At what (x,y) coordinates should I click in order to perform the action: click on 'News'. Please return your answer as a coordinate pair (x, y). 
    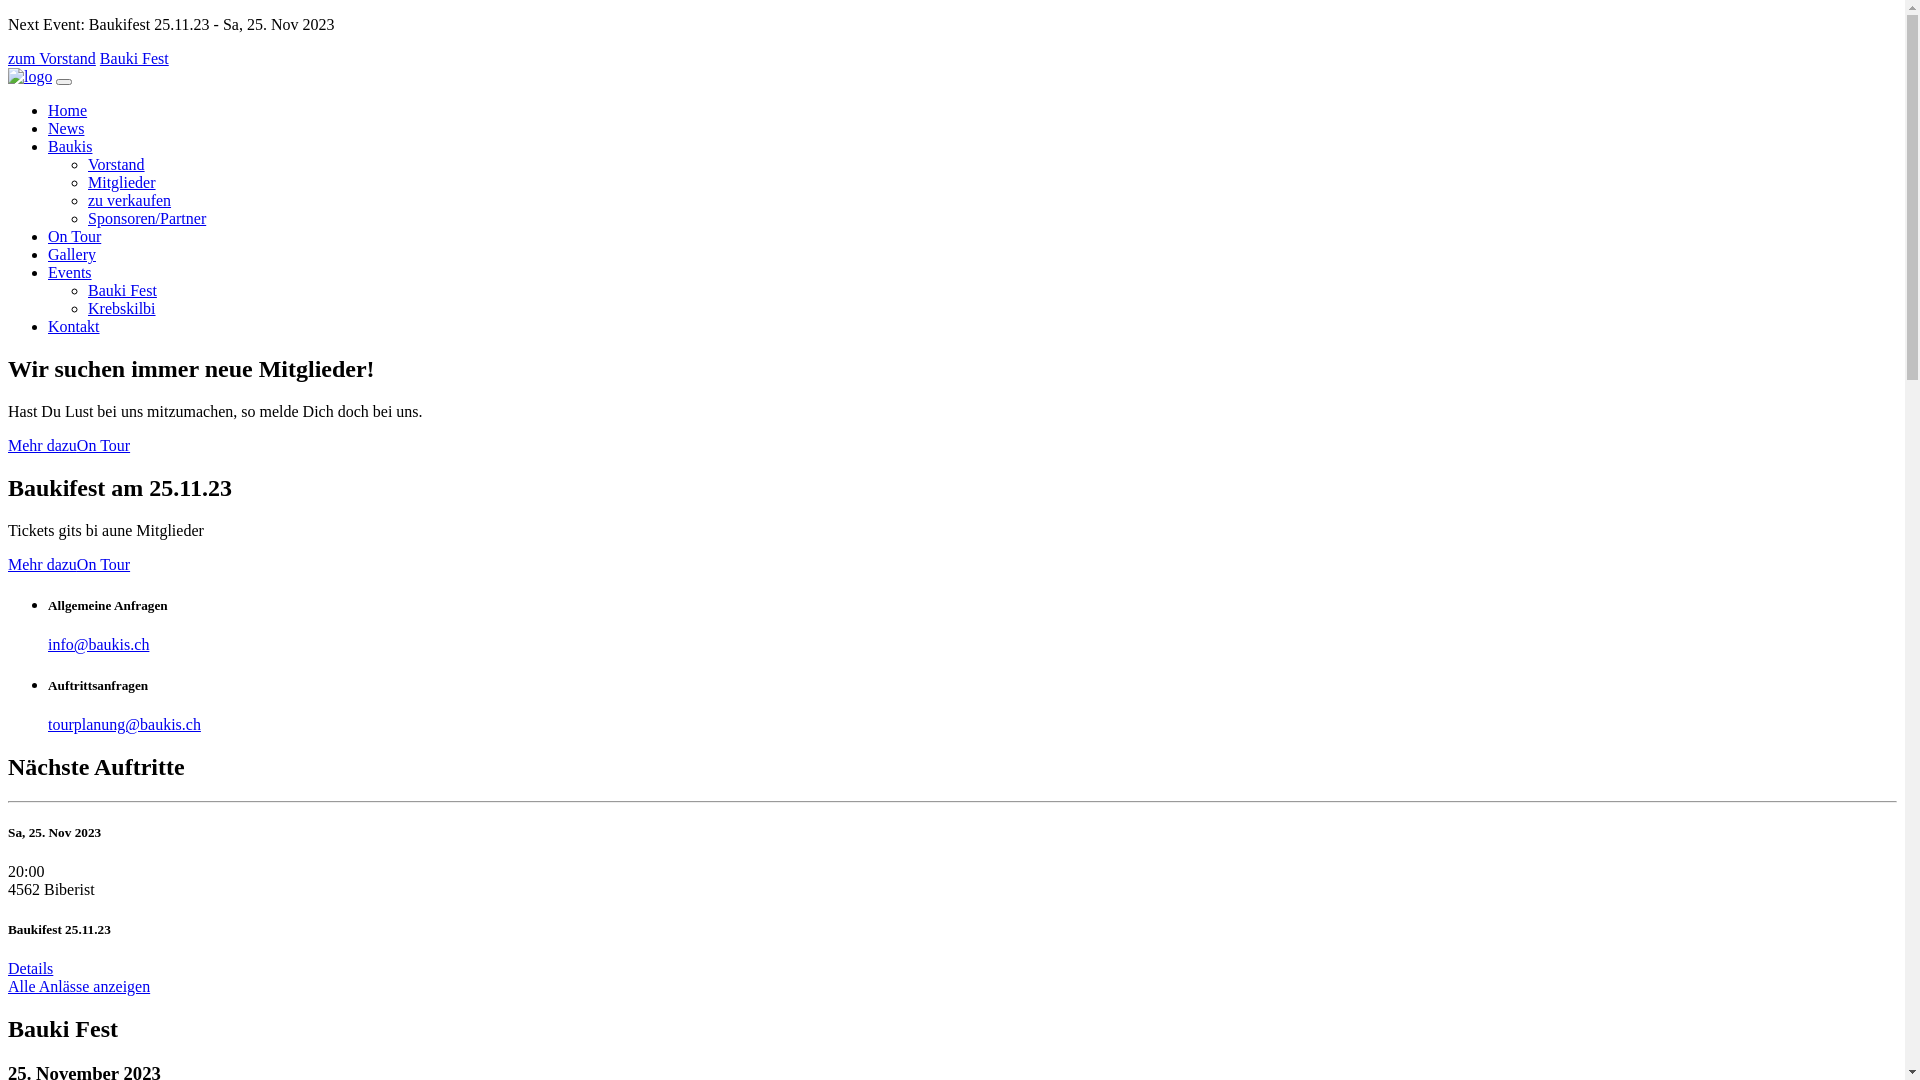
    Looking at the image, I should click on (66, 128).